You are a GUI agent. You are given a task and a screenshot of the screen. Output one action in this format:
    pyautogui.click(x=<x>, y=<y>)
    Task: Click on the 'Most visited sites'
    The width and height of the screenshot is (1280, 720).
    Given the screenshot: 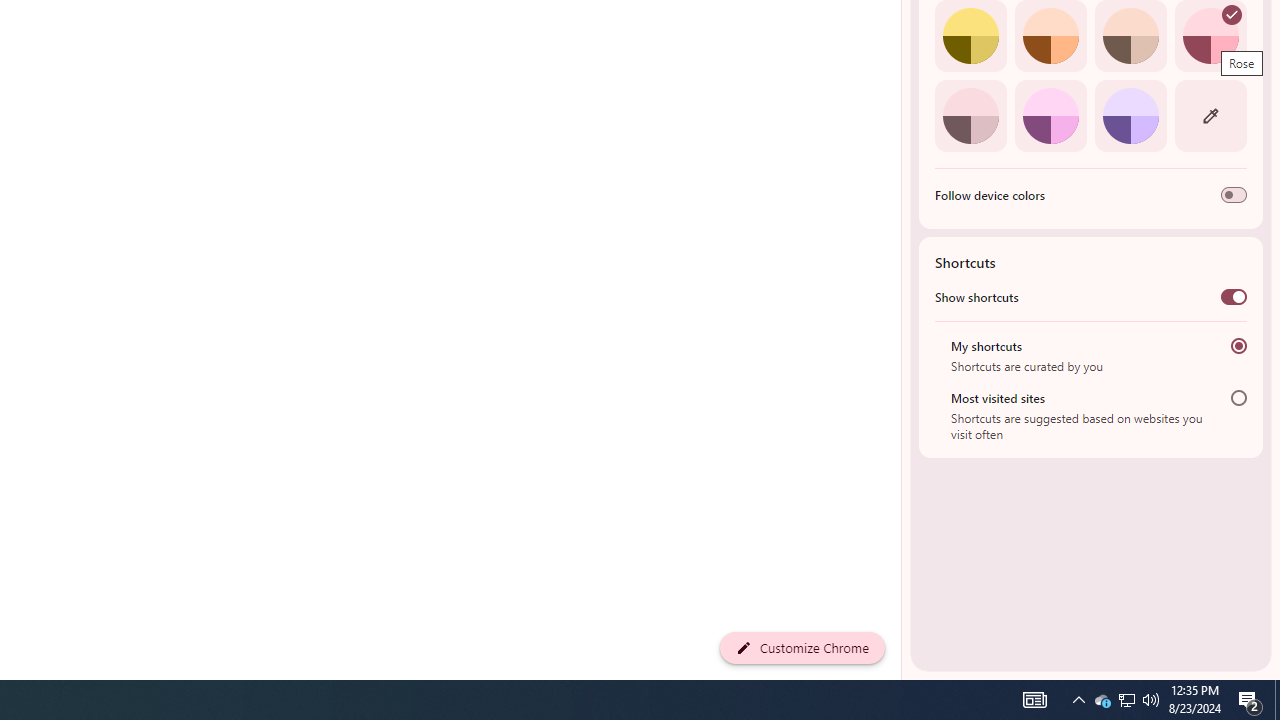 What is the action you would take?
    pyautogui.click(x=1238, y=398)
    